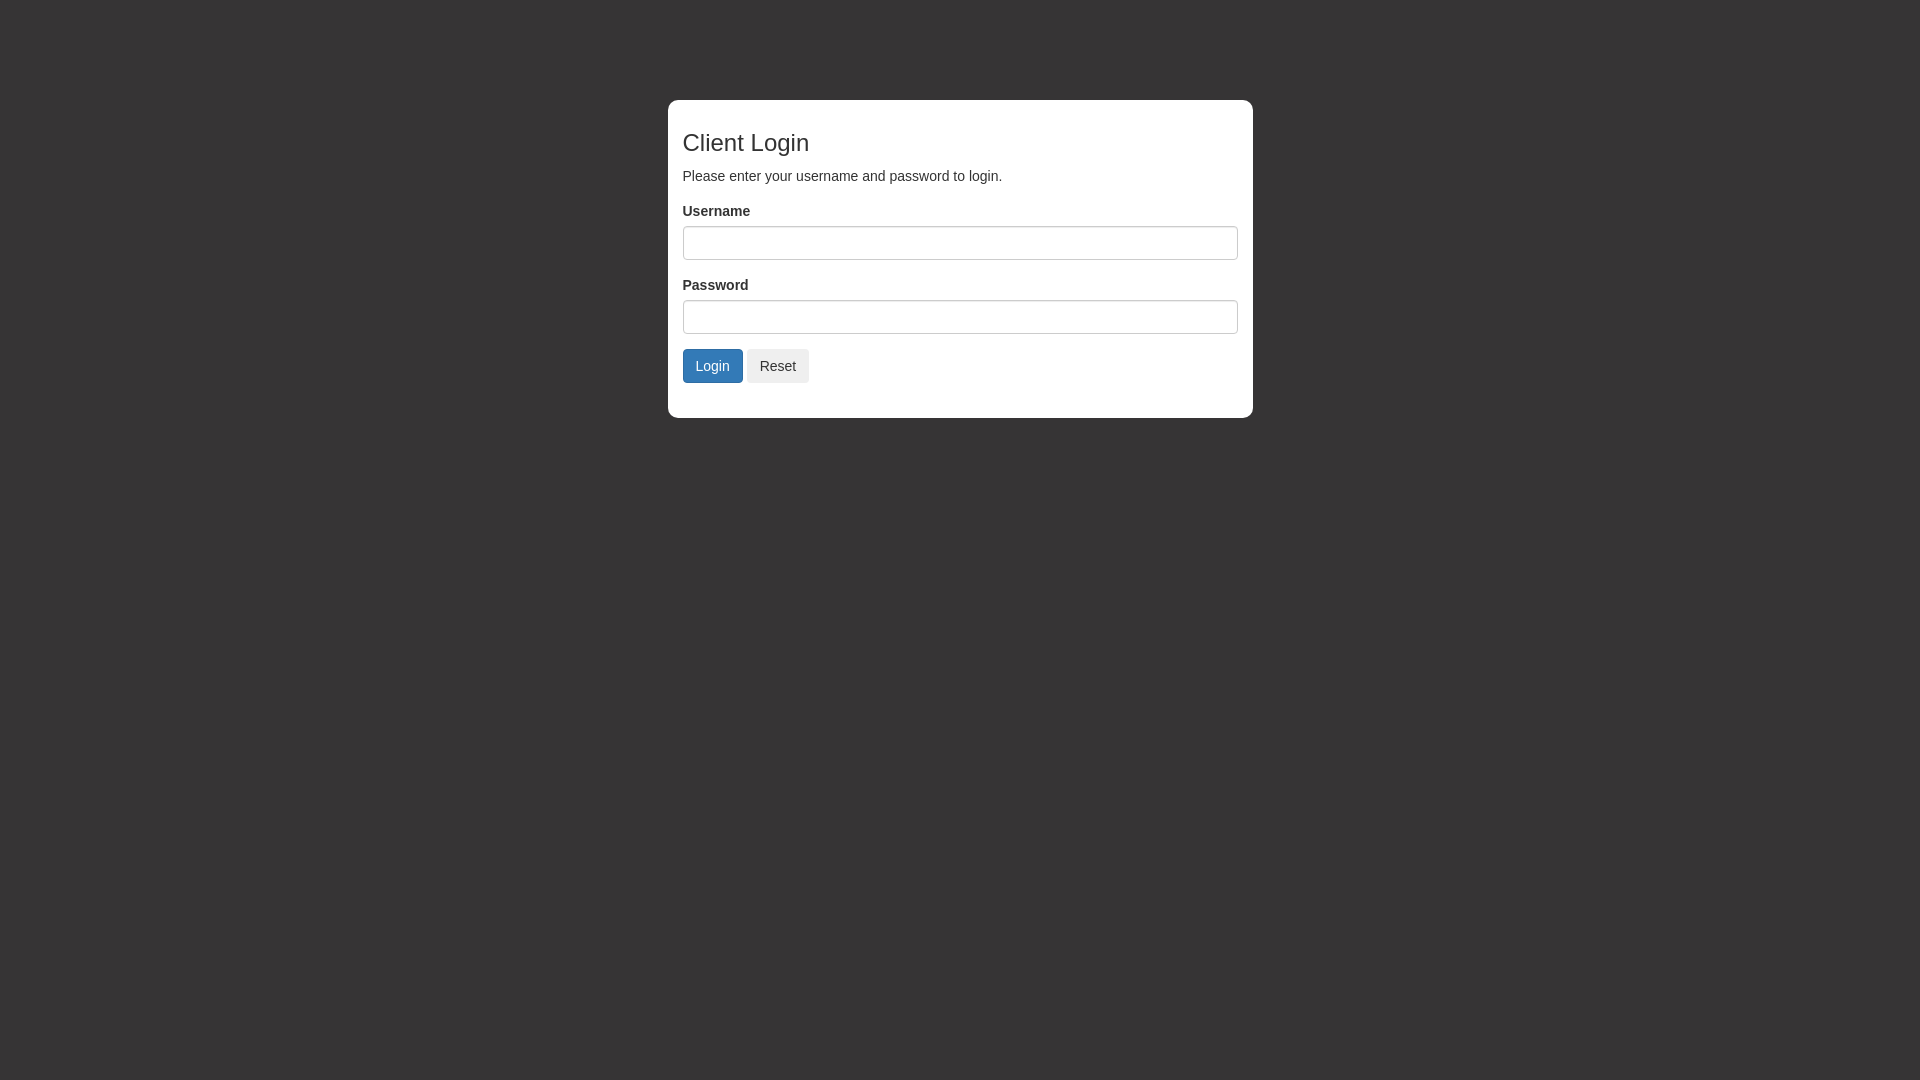 The image size is (1920, 1080). Describe the element at coordinates (711, 366) in the screenshot. I see `'Login'` at that location.